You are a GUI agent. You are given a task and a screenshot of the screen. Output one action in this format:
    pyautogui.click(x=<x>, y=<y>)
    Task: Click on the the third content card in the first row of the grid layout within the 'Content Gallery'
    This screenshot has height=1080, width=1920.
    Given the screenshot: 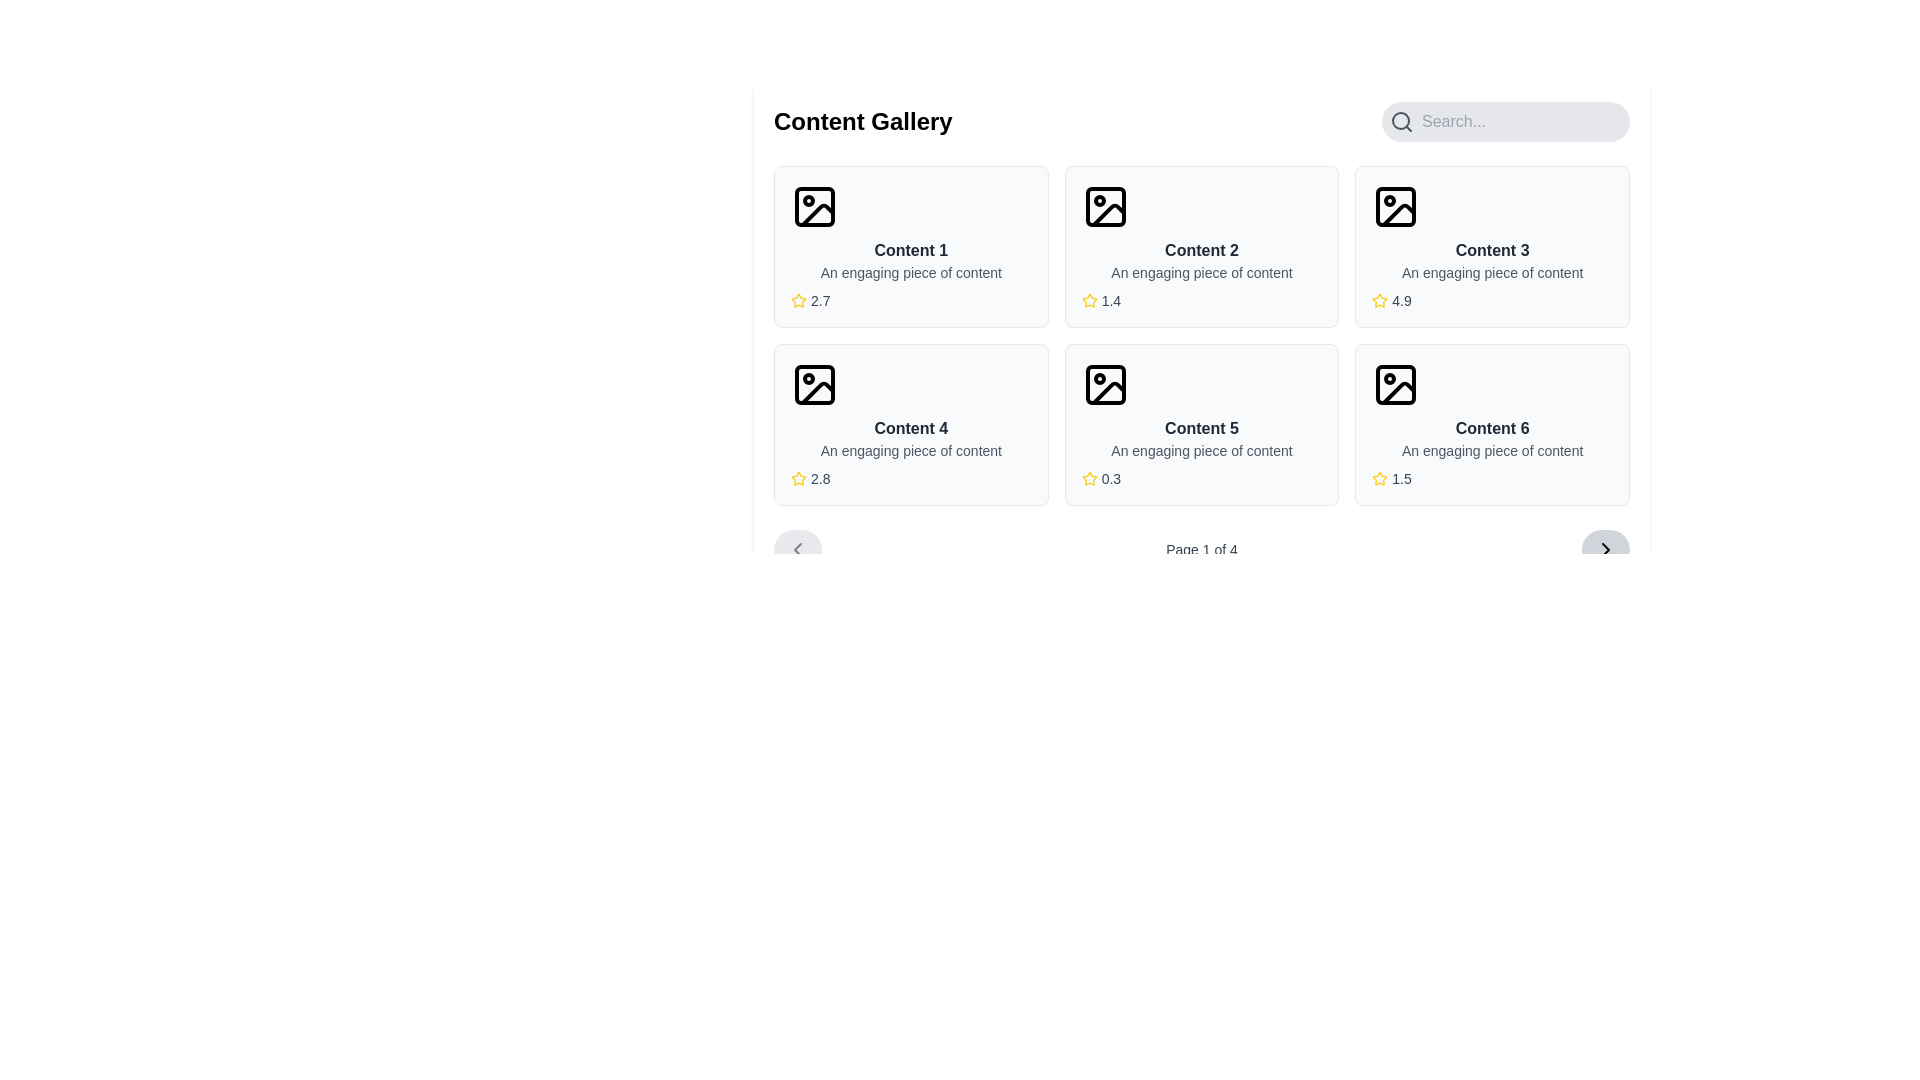 What is the action you would take?
    pyautogui.click(x=1492, y=245)
    